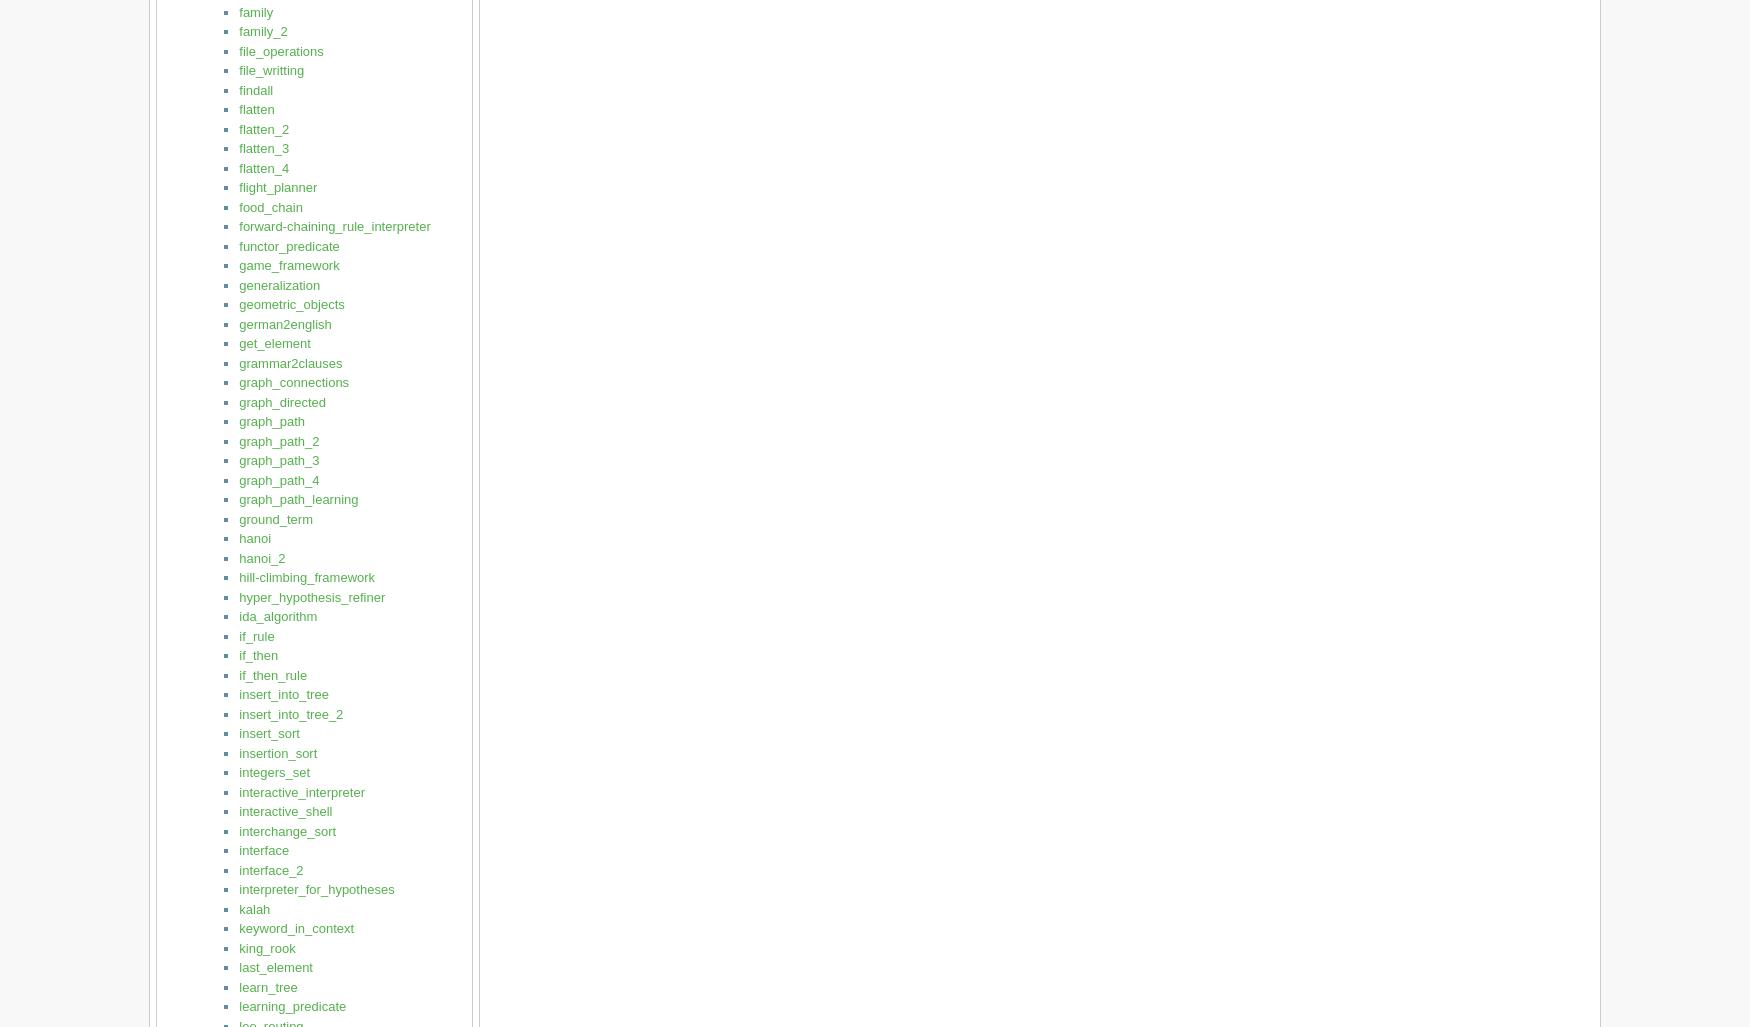 This screenshot has width=1750, height=1027. Describe the element at coordinates (270, 69) in the screenshot. I see `'file_writting'` at that location.